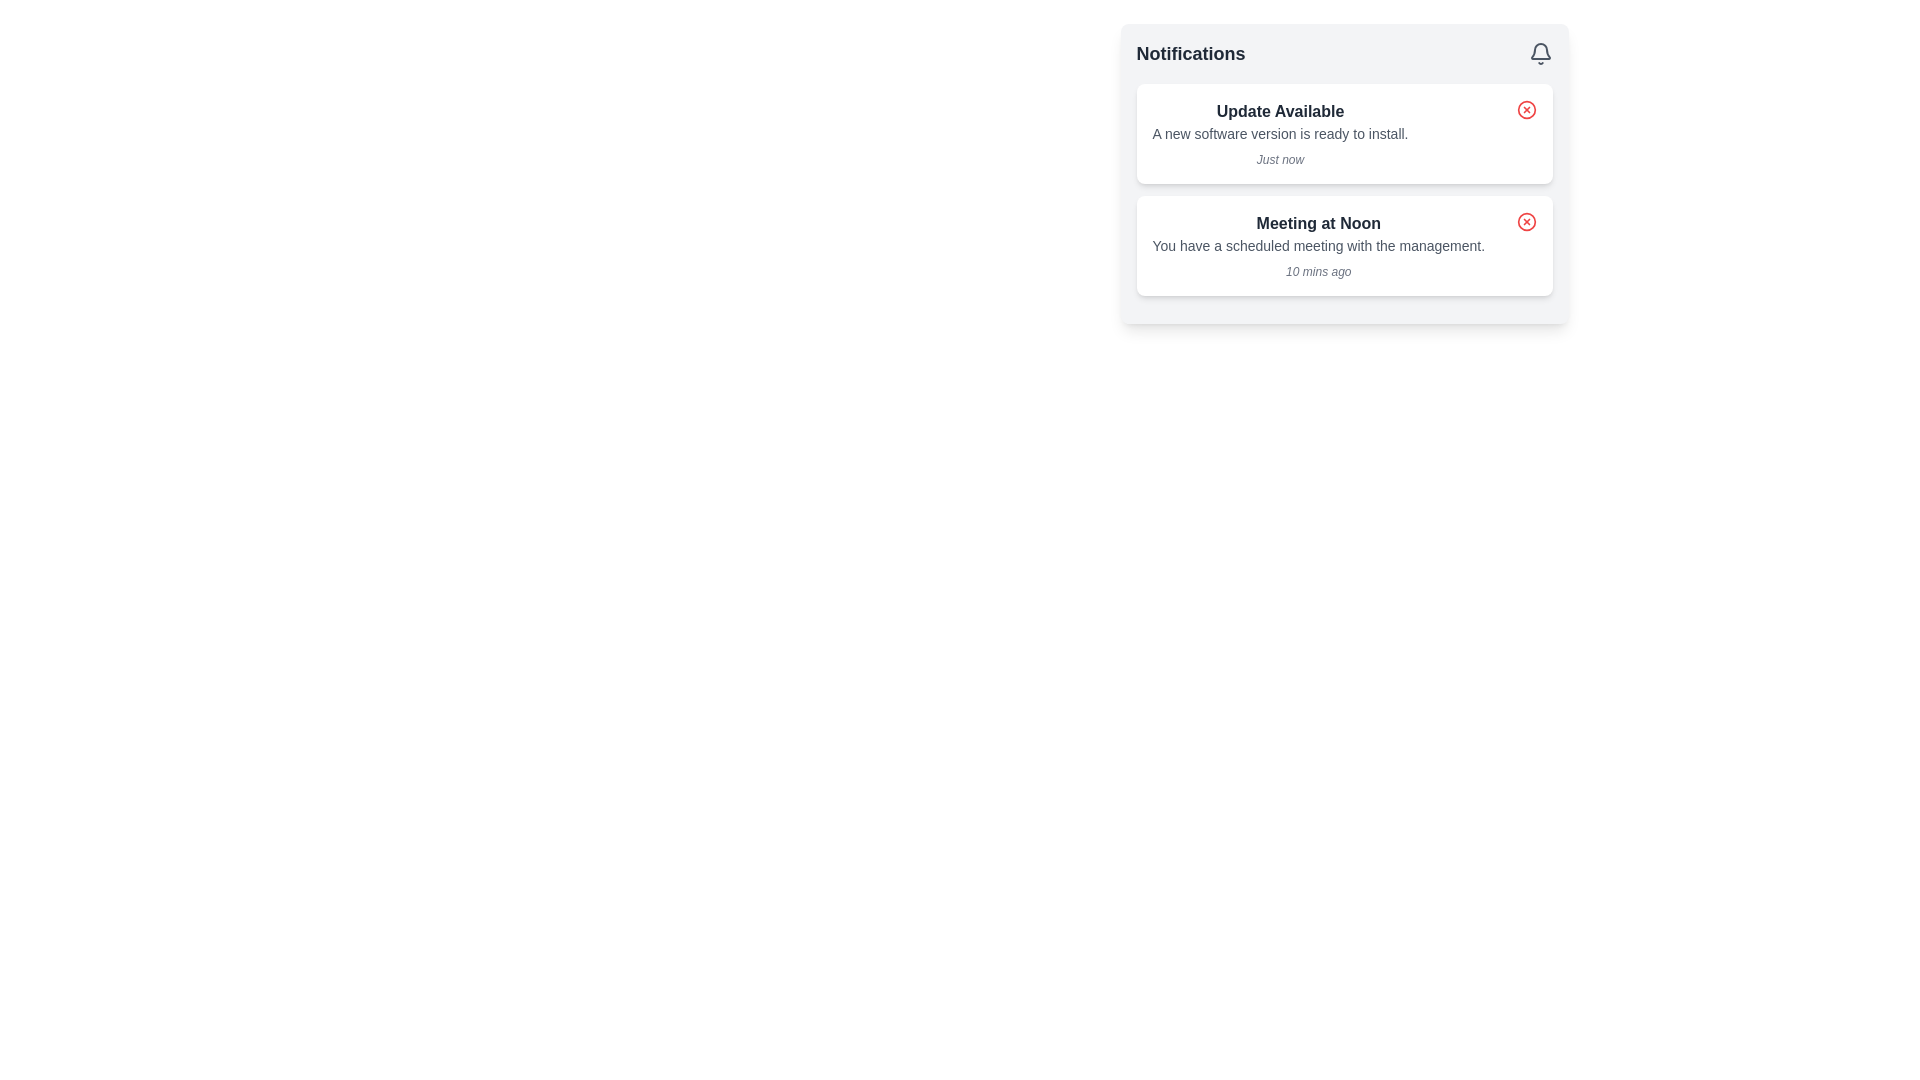  I want to click on the graphical circle within the SVG element that indicates 'Update Available', so click(1525, 110).